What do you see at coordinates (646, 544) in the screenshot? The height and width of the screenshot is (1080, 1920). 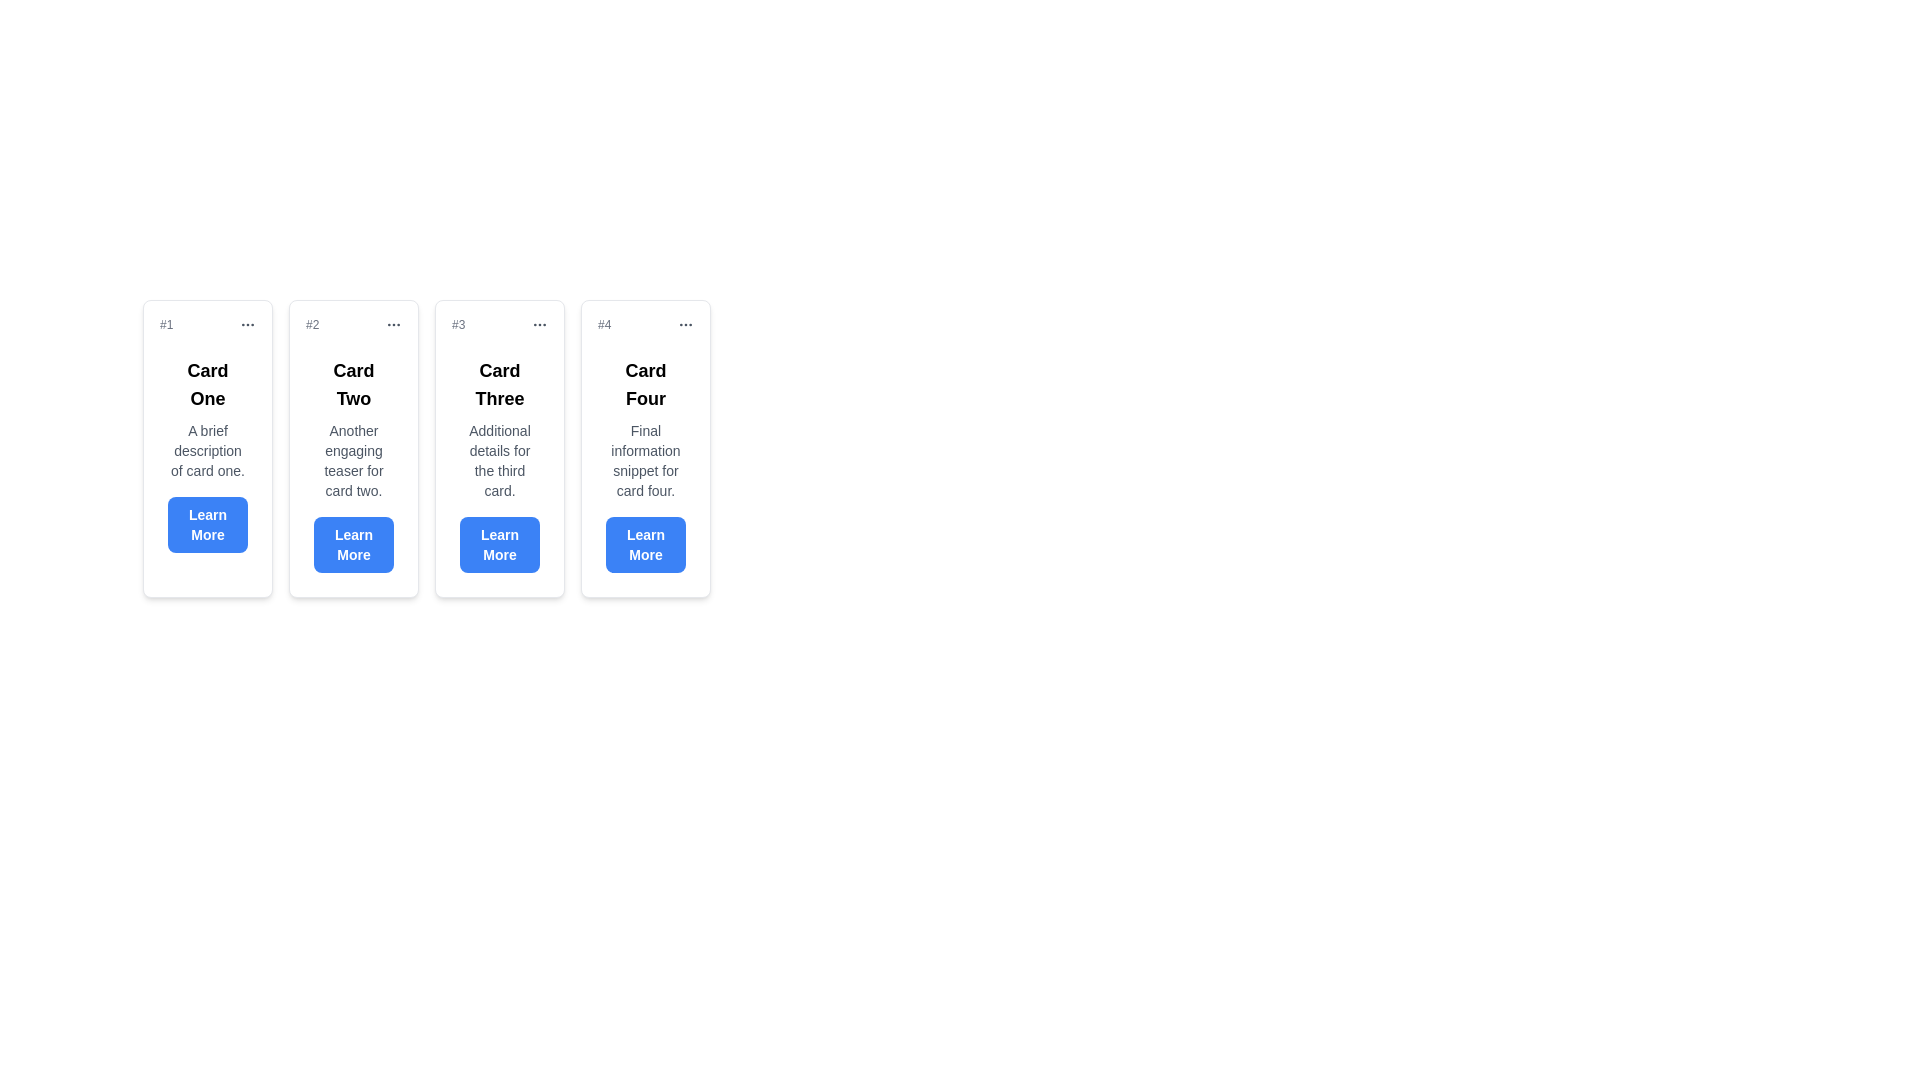 I see `the button located at the bottom of the 'Card Four'` at bounding box center [646, 544].